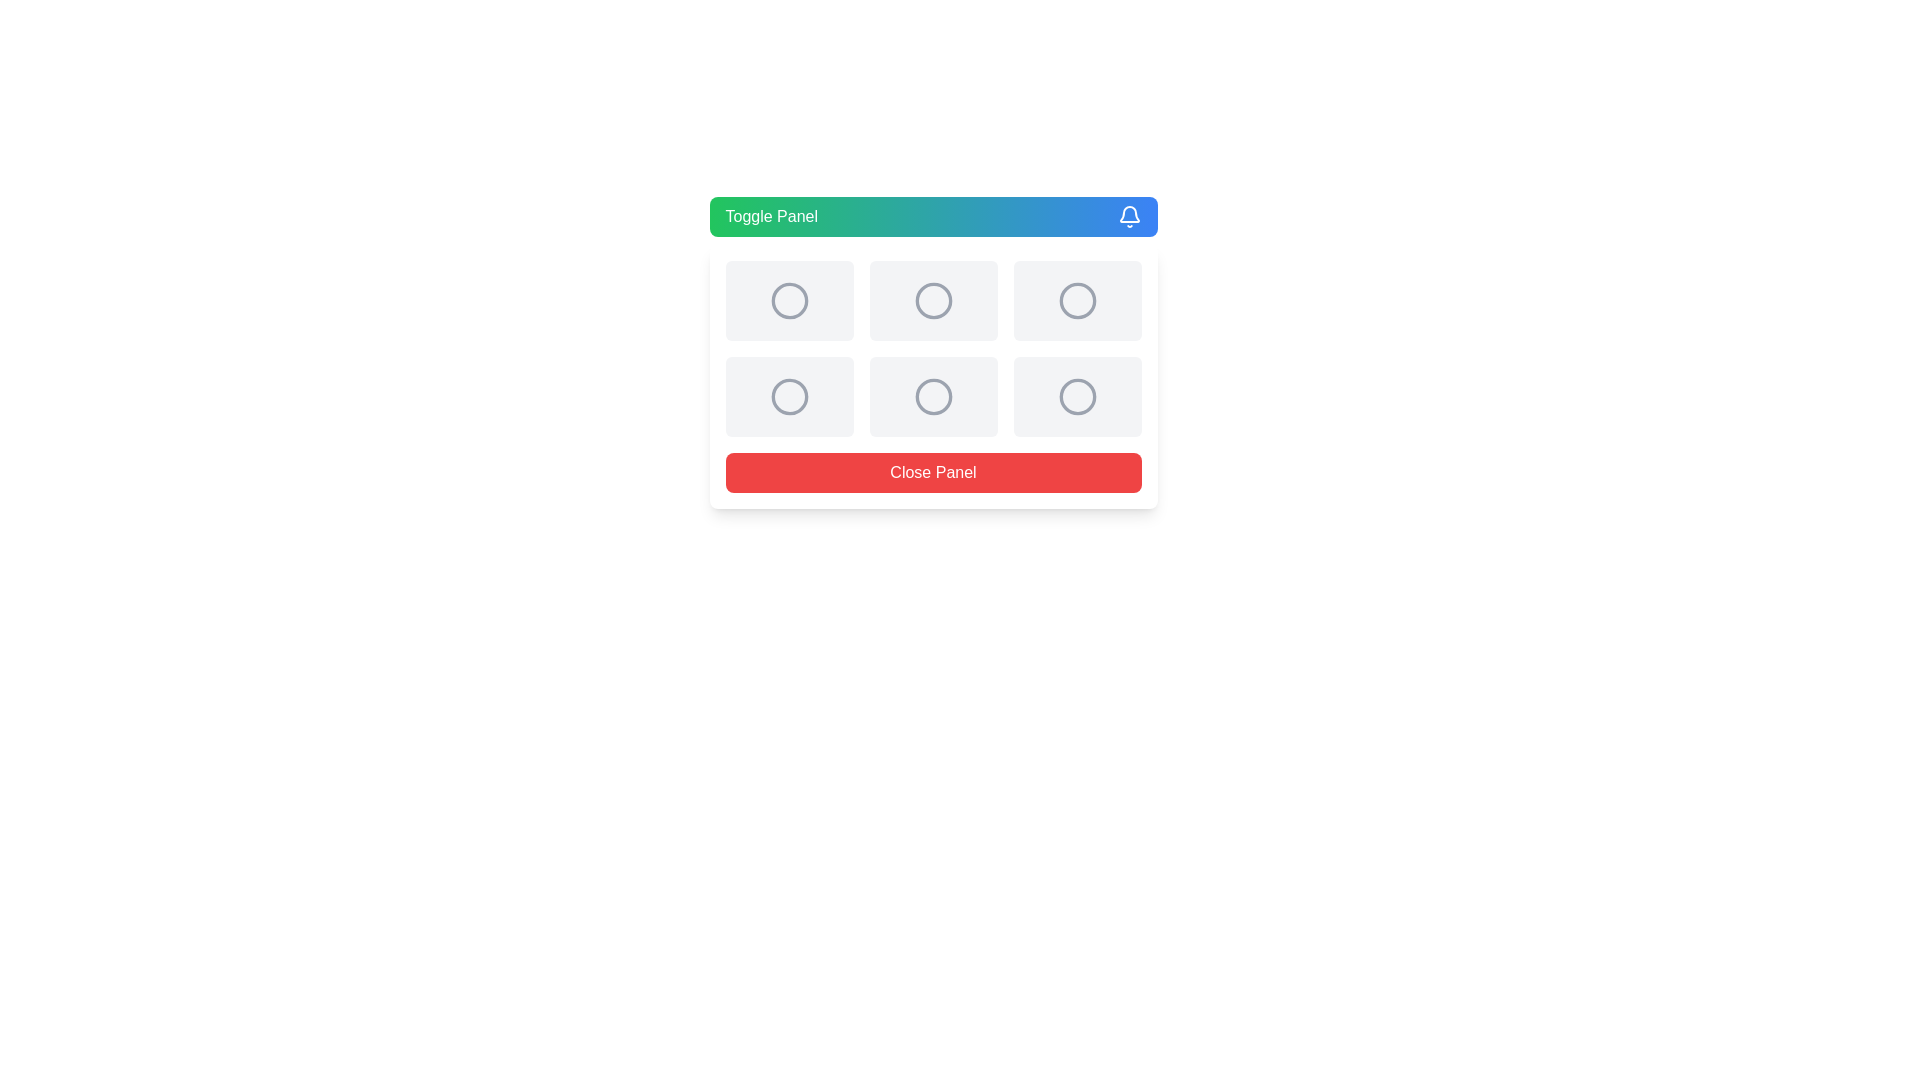 Image resolution: width=1920 pixels, height=1080 pixels. I want to click on the circular element located in the first column of the second row within a grid of circles, so click(788, 397).